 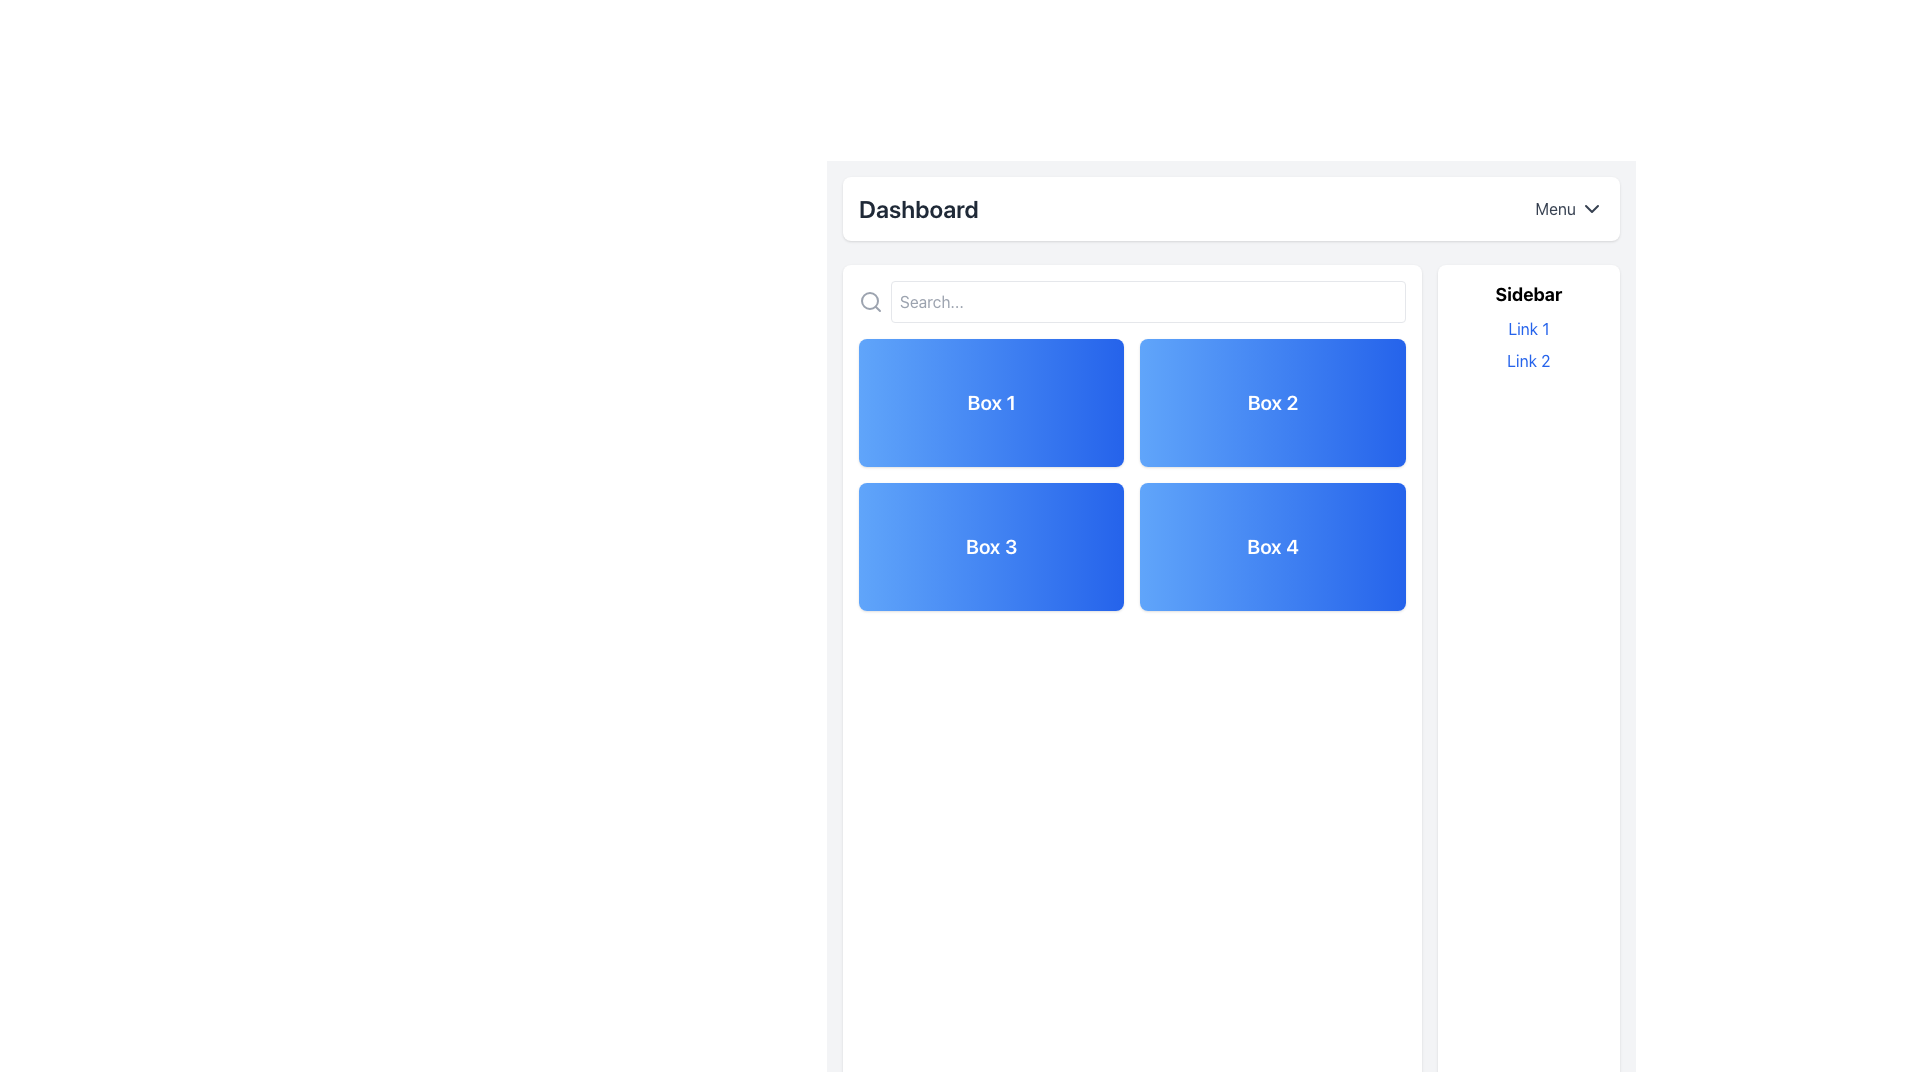 I want to click on the text label displaying 'Dashboard' which is styled in bold, large dark gray font at the top-left of the interface, so click(x=917, y=208).